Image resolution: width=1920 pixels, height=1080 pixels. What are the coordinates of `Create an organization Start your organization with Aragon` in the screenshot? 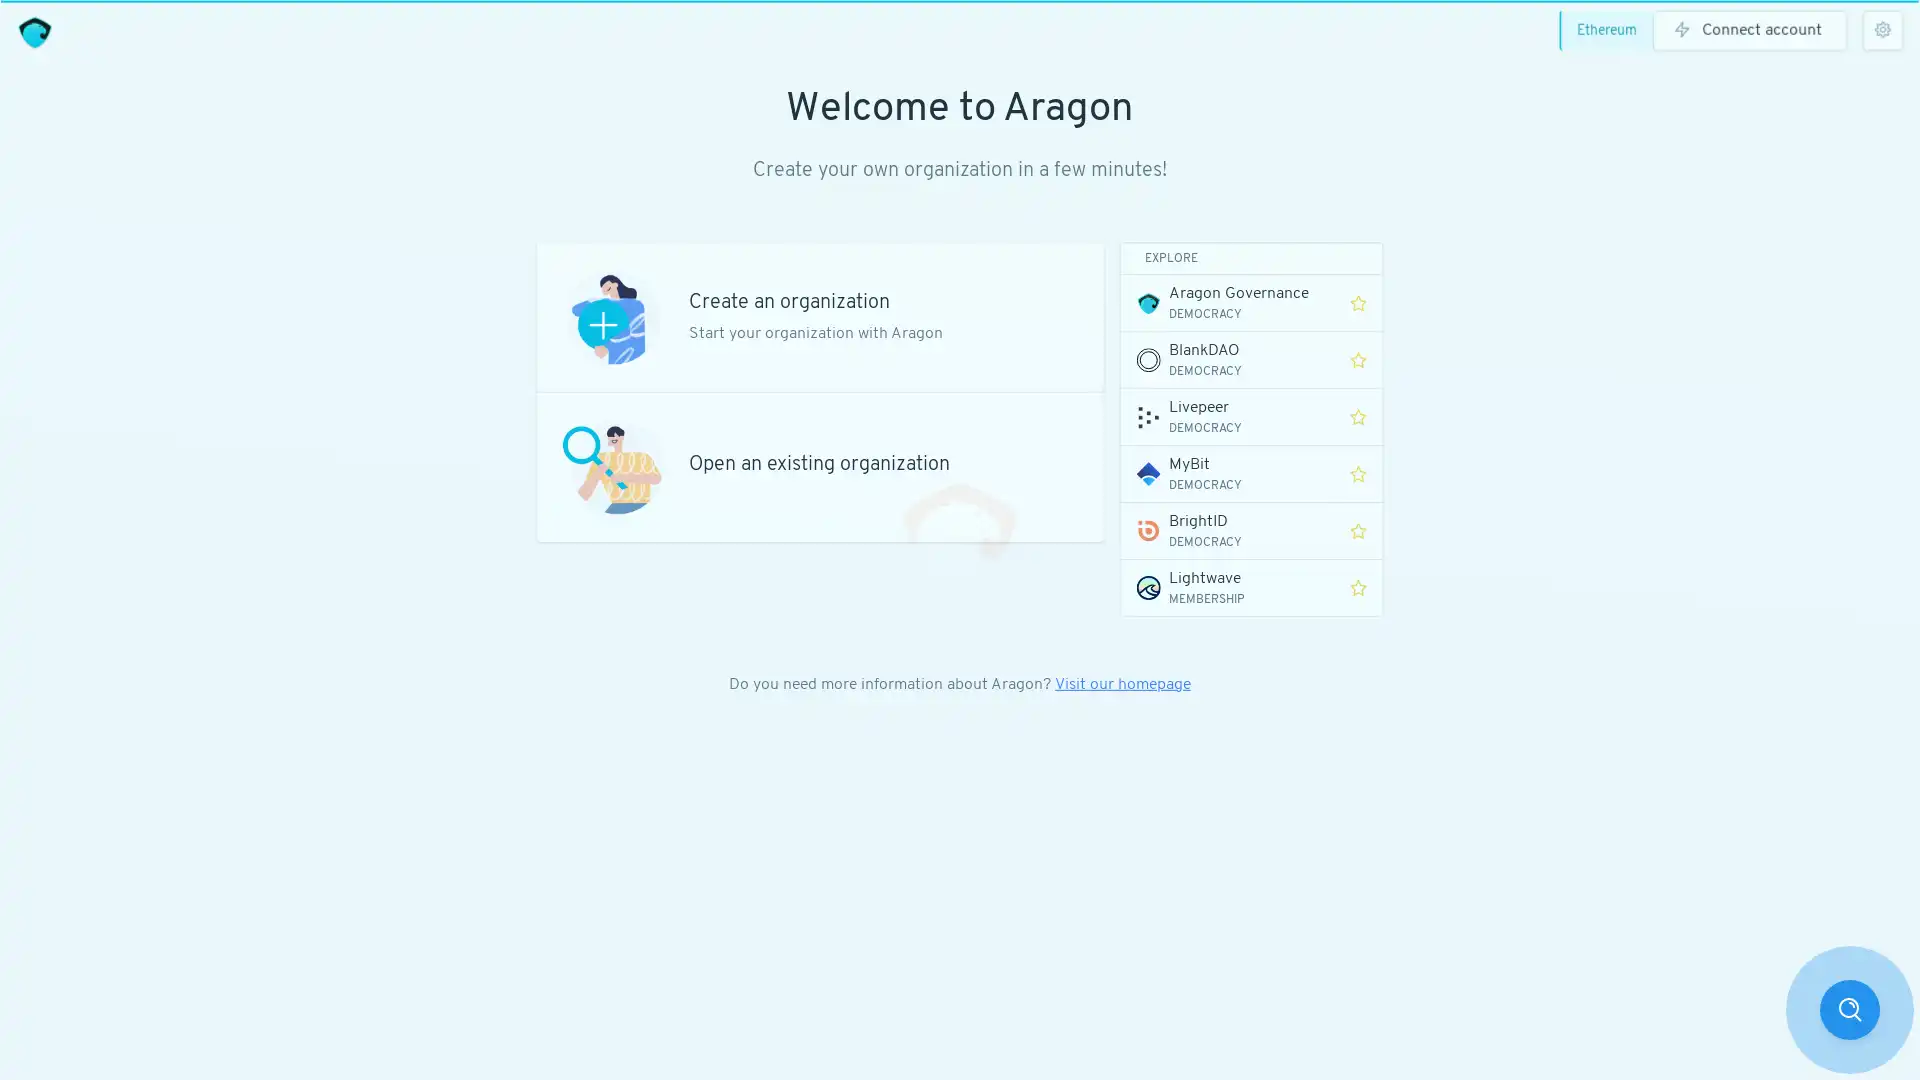 It's located at (820, 315).